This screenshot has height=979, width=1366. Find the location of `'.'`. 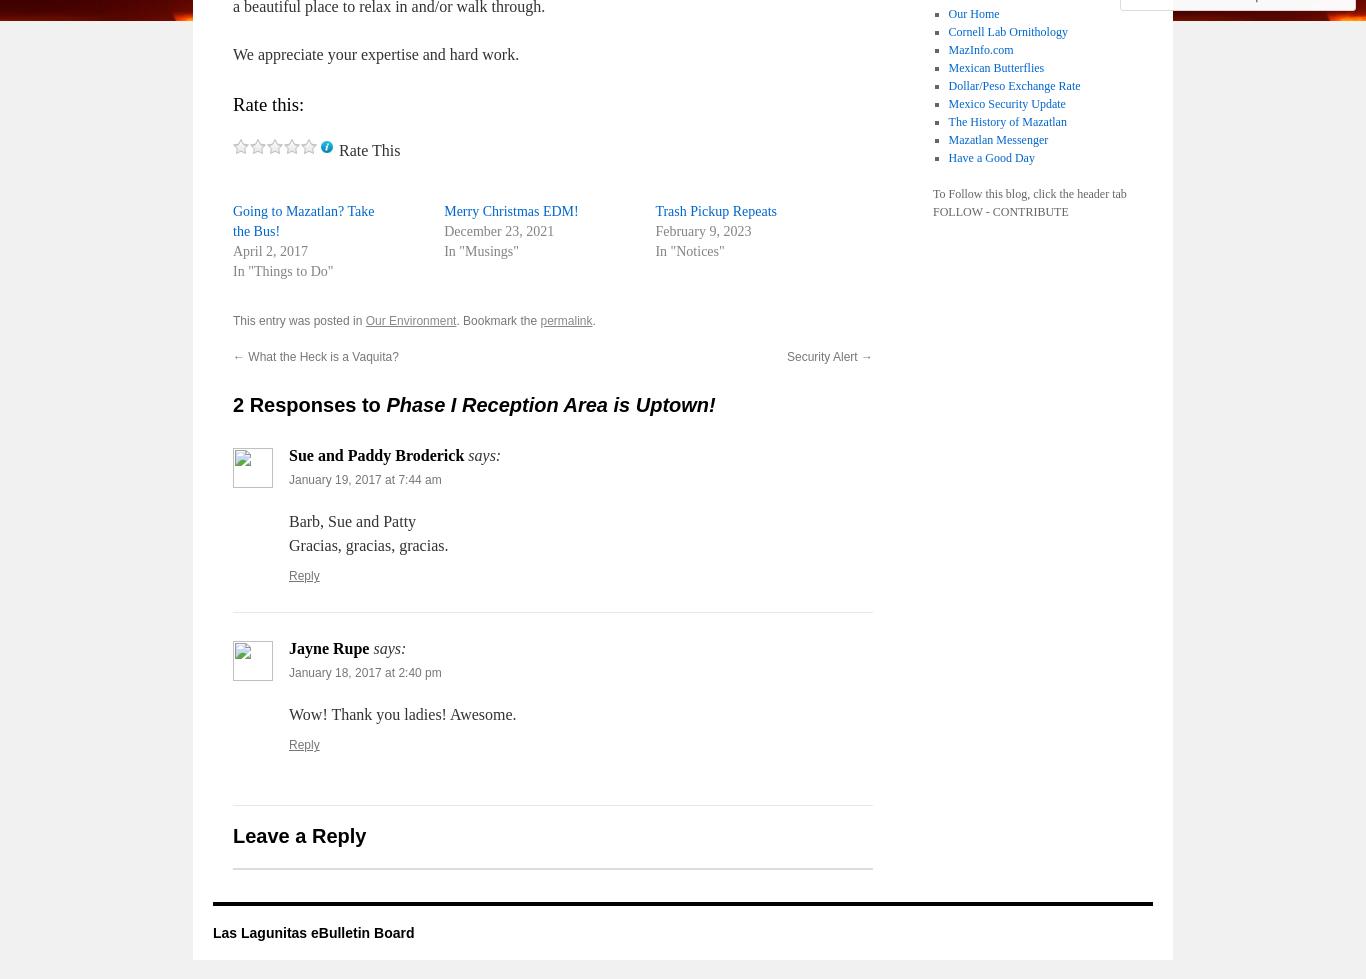

'.' is located at coordinates (592, 321).